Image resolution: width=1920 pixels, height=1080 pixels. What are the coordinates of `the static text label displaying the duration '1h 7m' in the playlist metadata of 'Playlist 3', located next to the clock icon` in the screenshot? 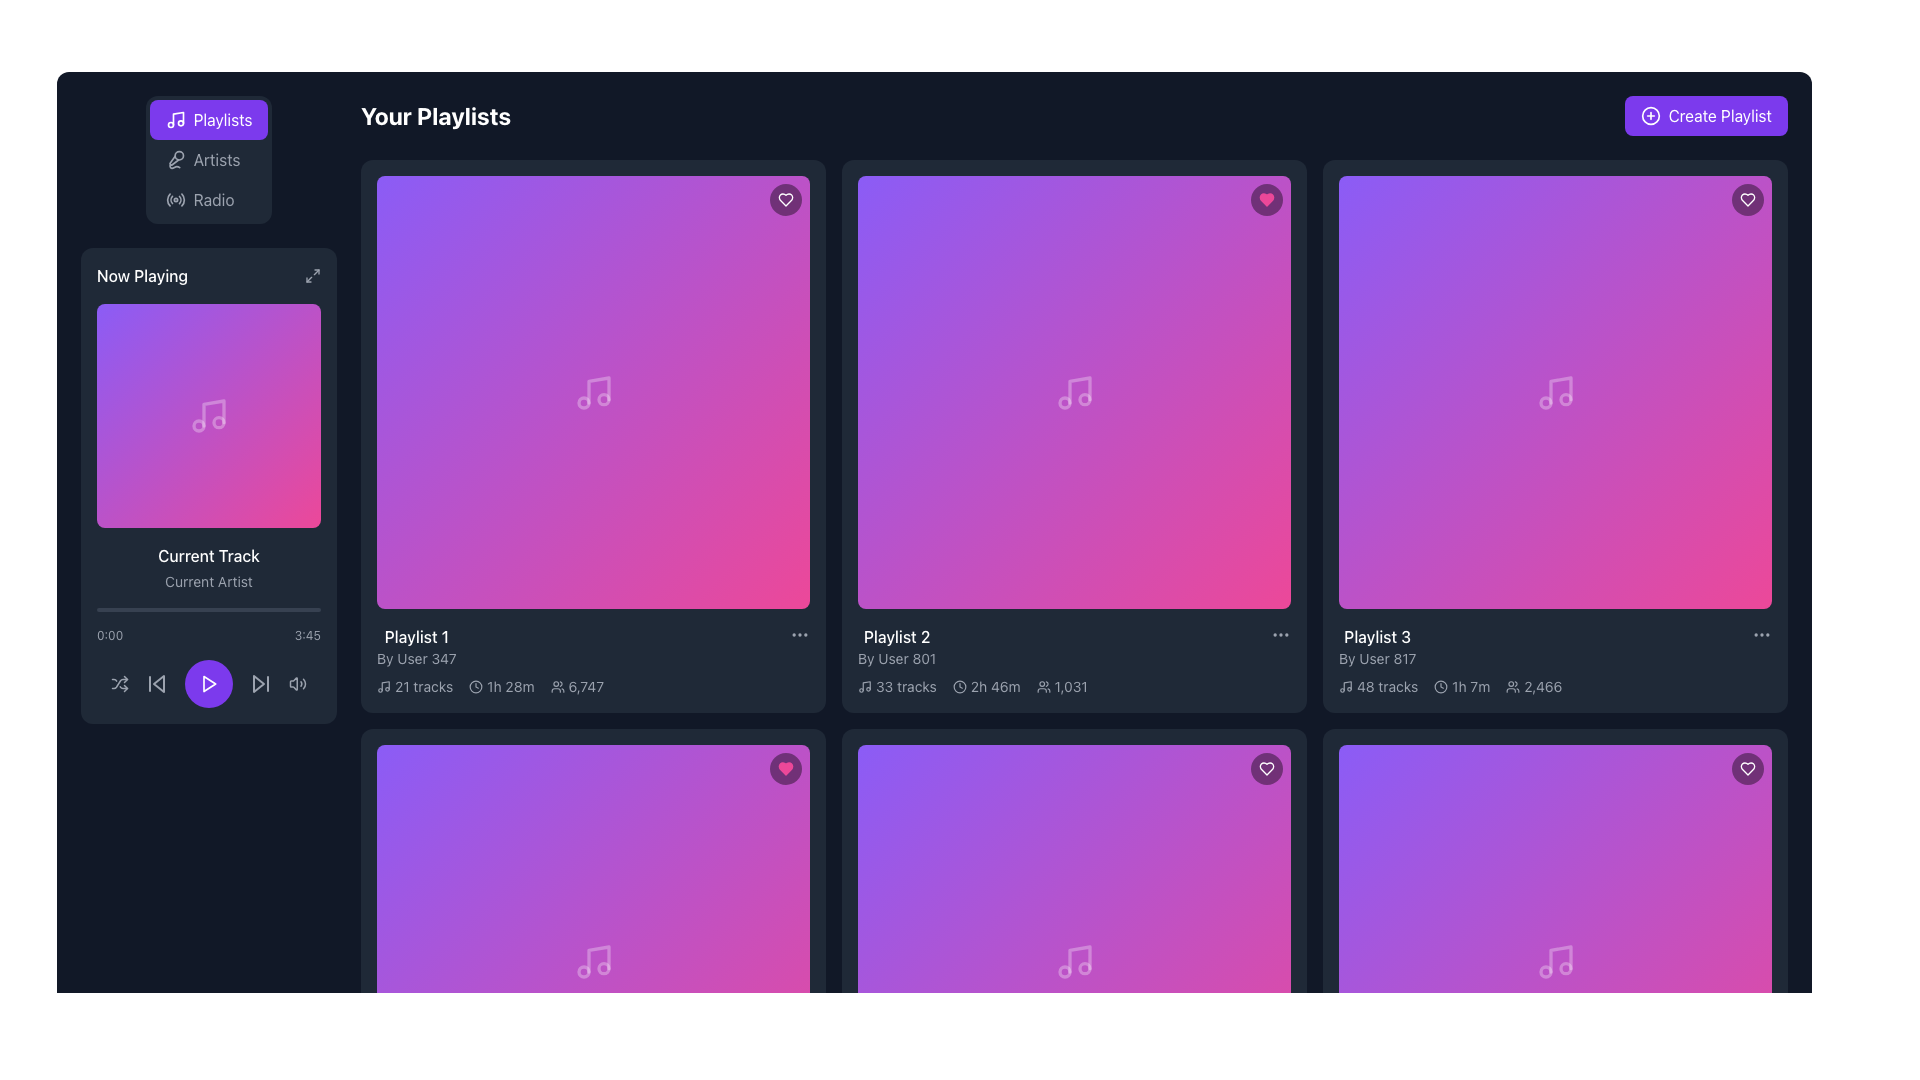 It's located at (1471, 685).